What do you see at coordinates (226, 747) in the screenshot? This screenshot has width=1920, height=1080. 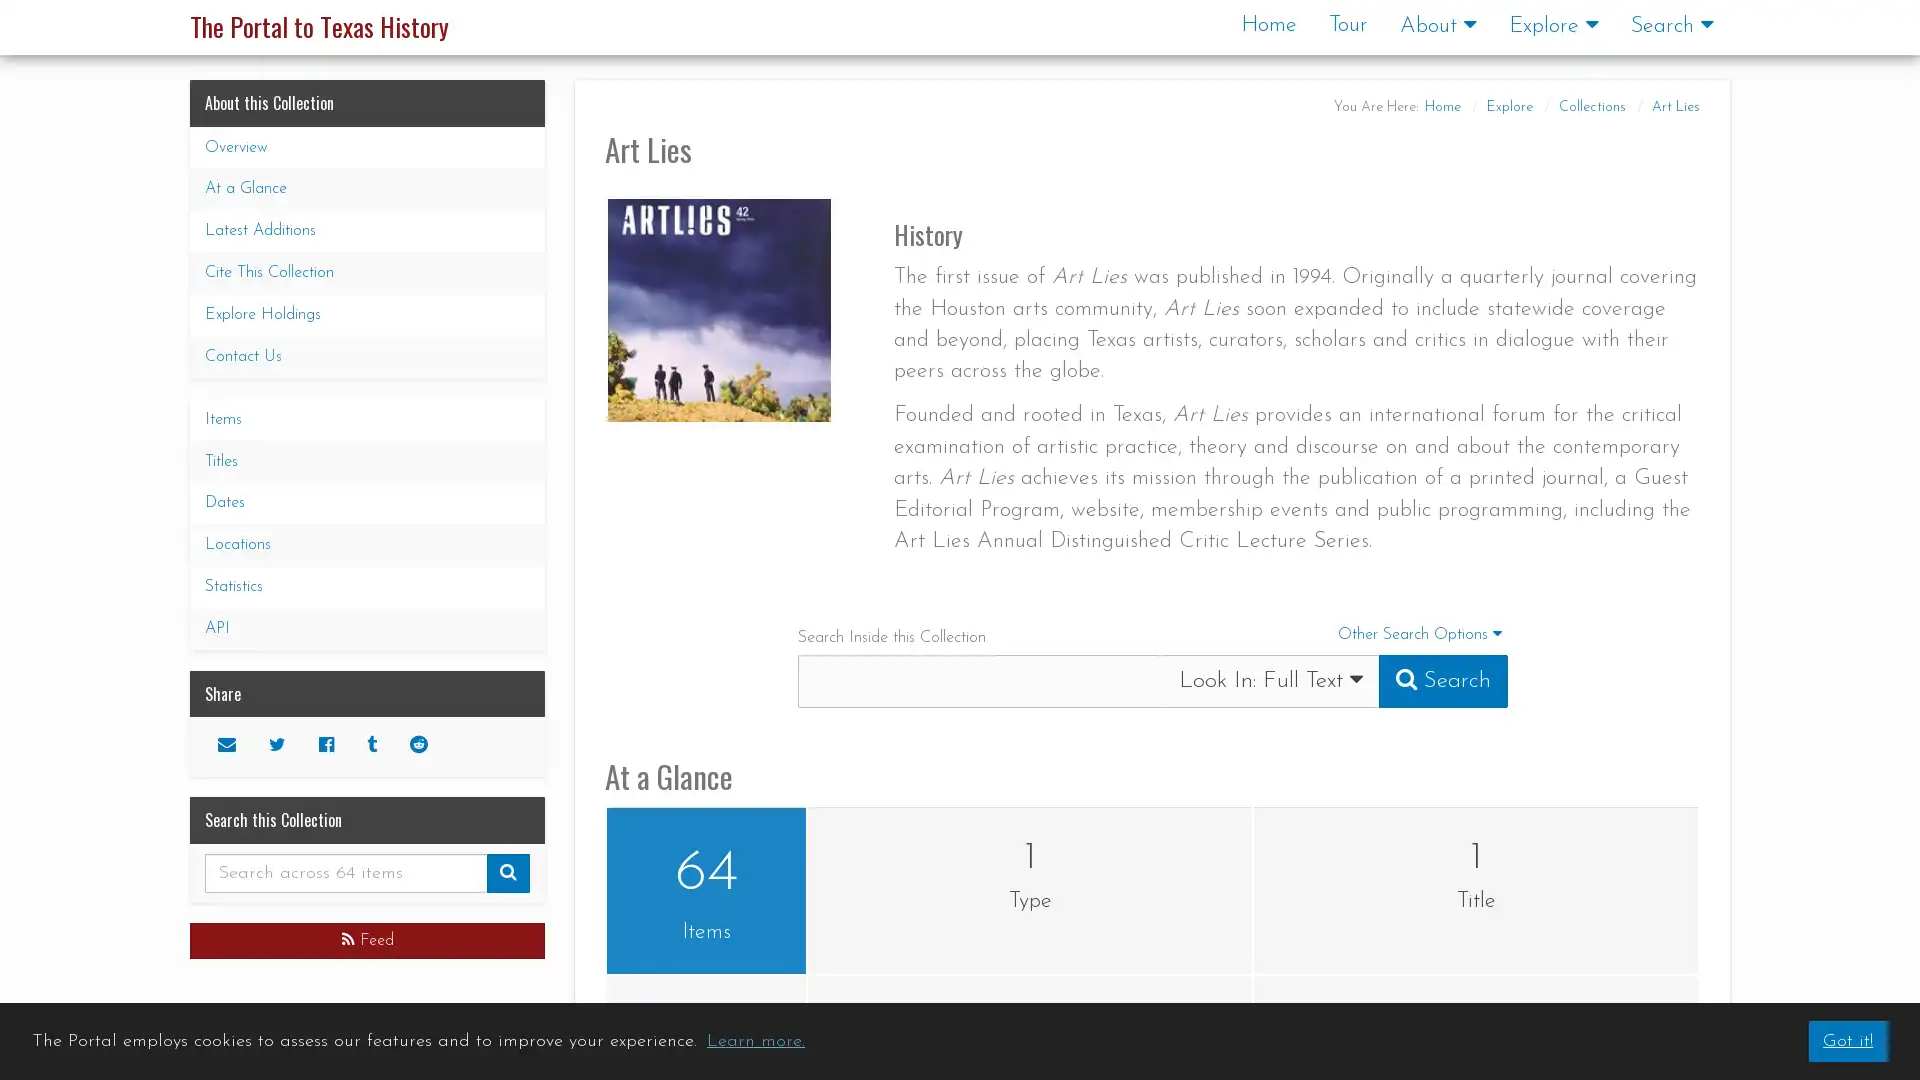 I see `Email` at bounding box center [226, 747].